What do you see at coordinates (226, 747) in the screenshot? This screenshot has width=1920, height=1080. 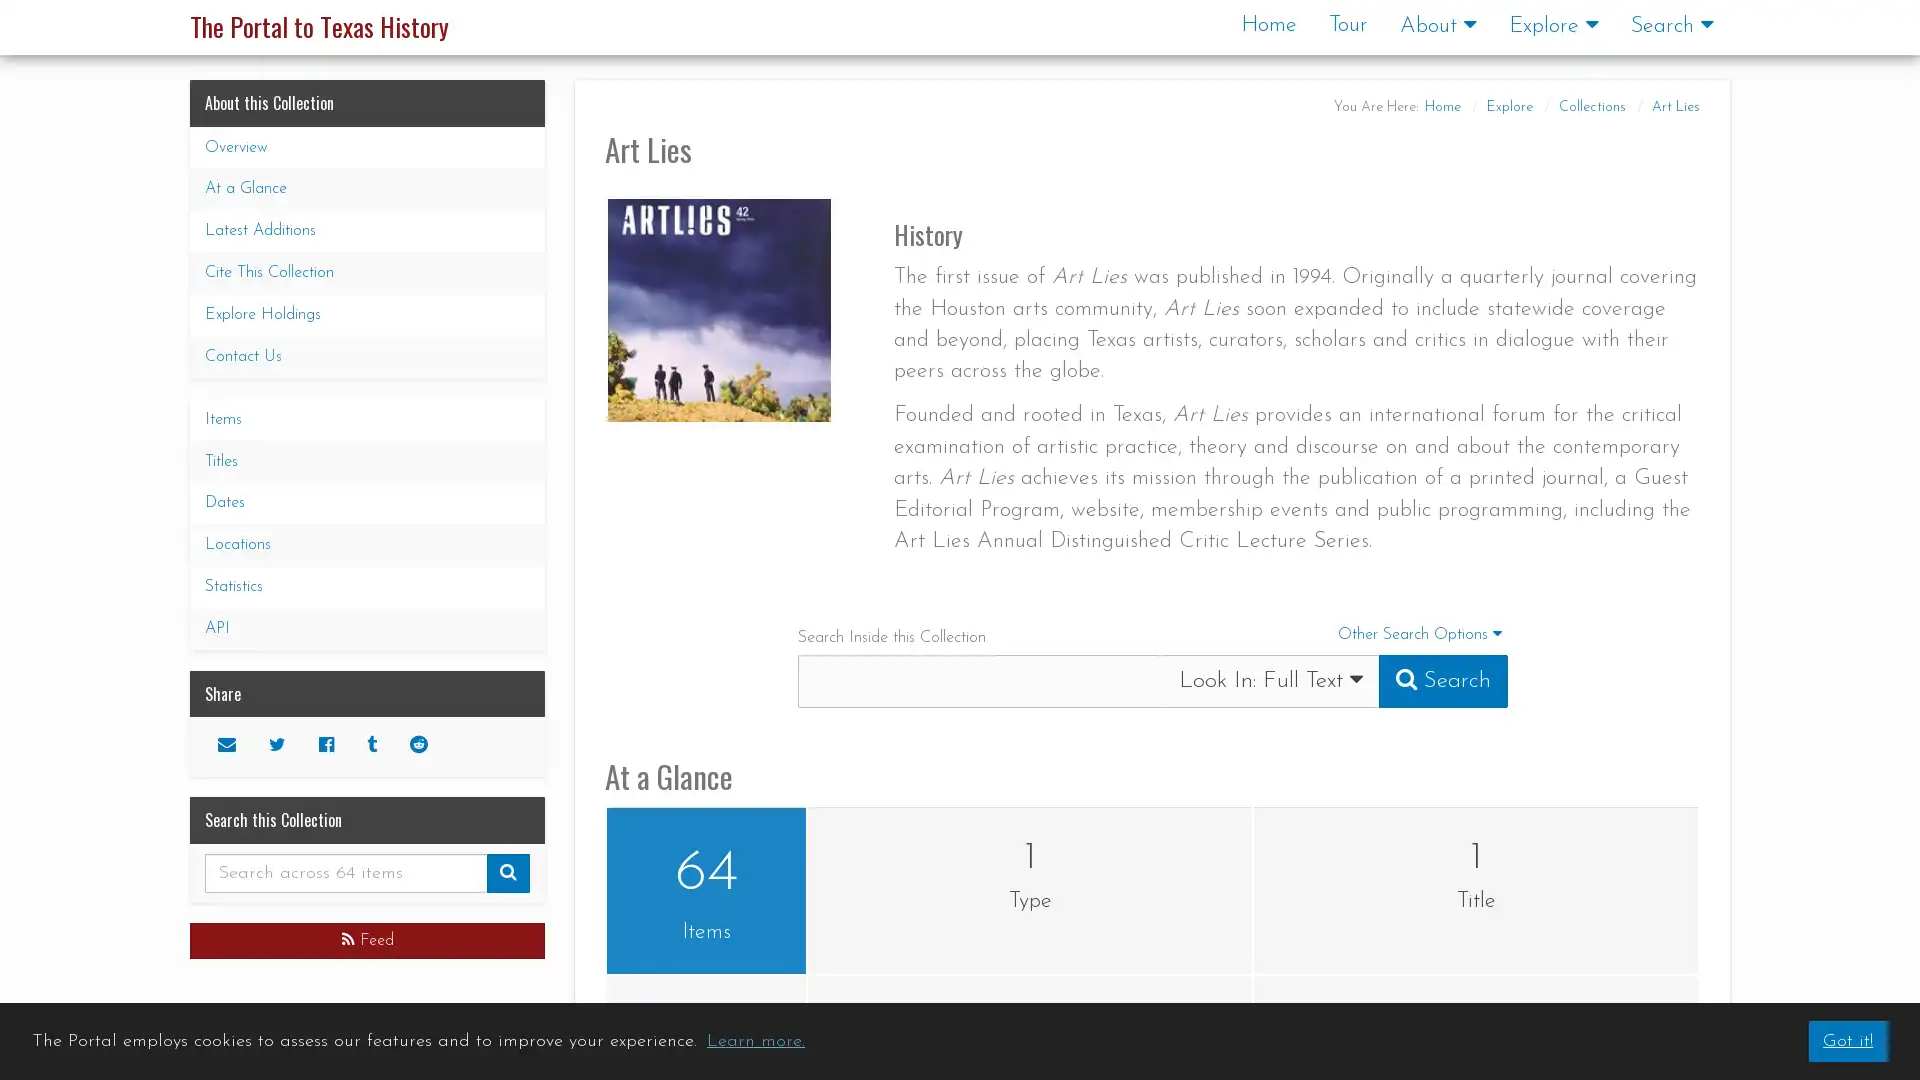 I see `Email` at bounding box center [226, 747].